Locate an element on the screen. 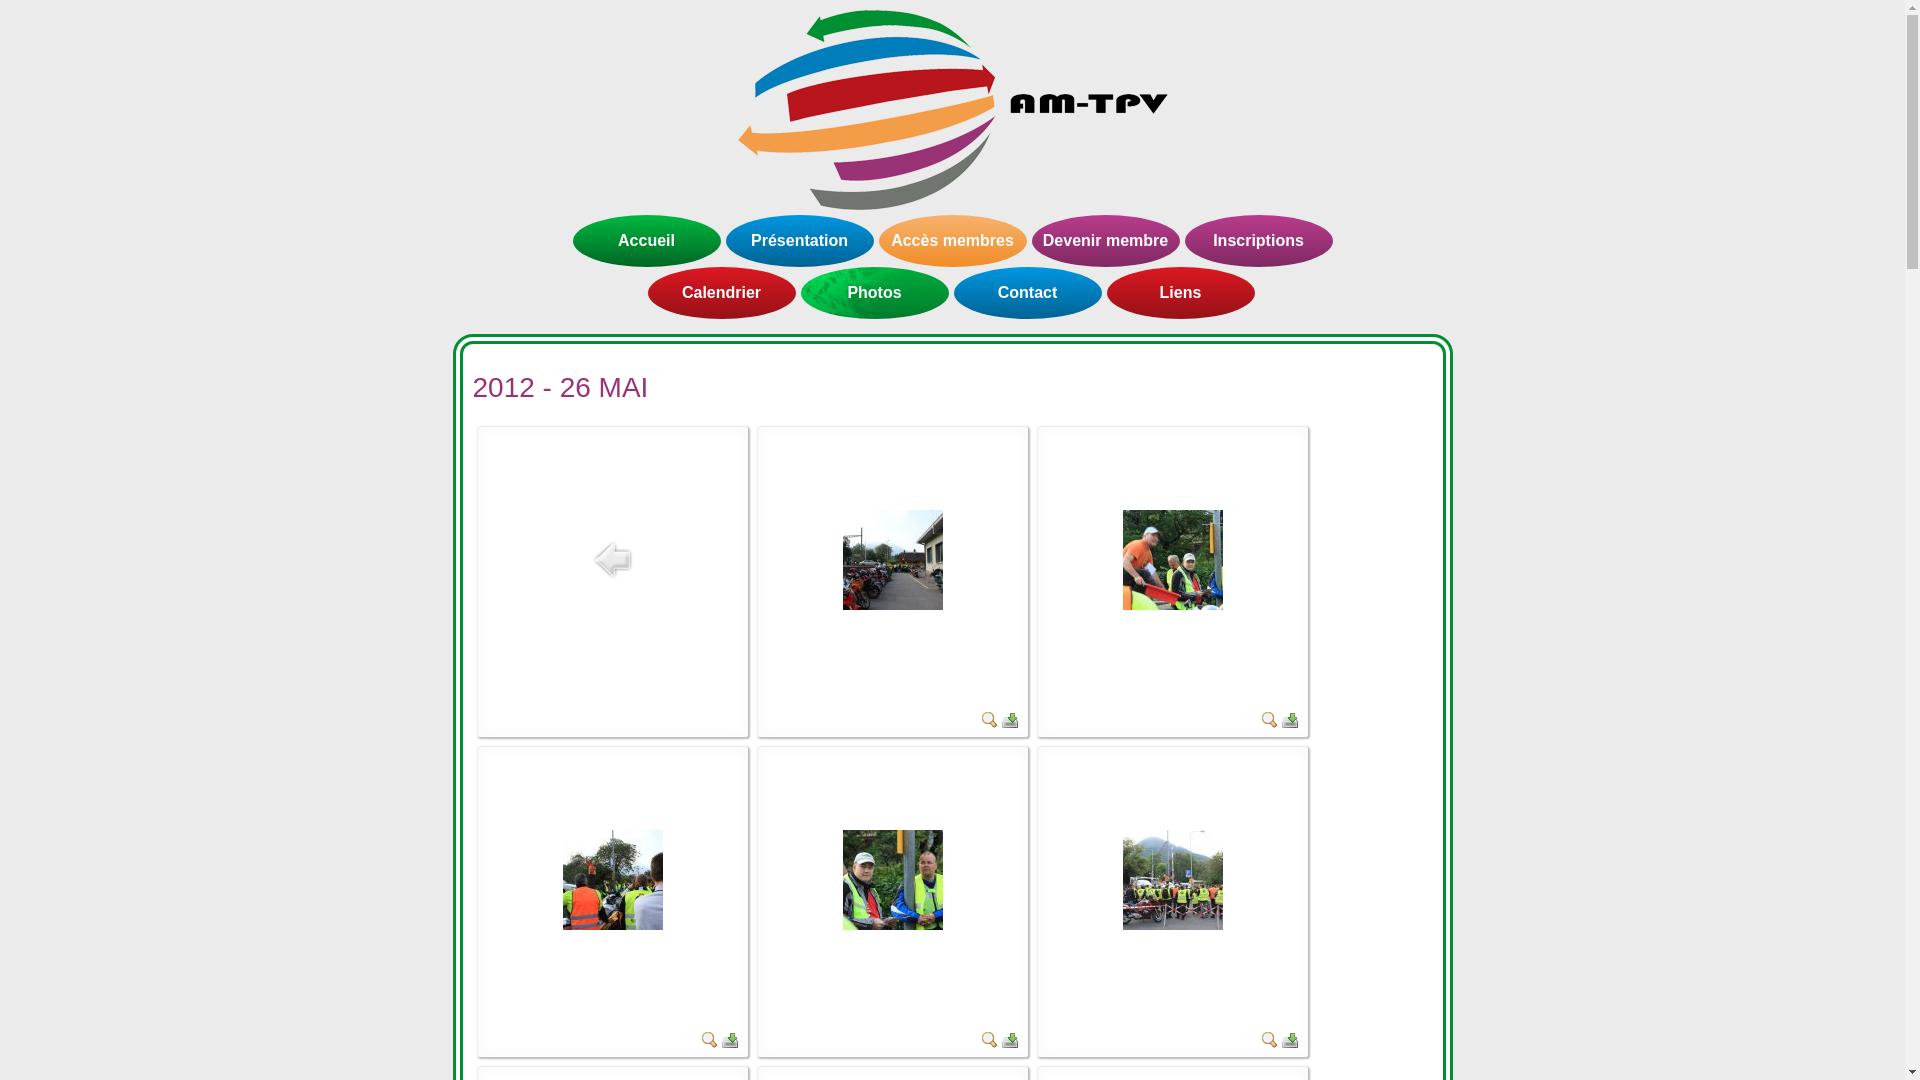 Image resolution: width=1920 pixels, height=1080 pixels. 'Liens' is located at coordinates (1180, 293).